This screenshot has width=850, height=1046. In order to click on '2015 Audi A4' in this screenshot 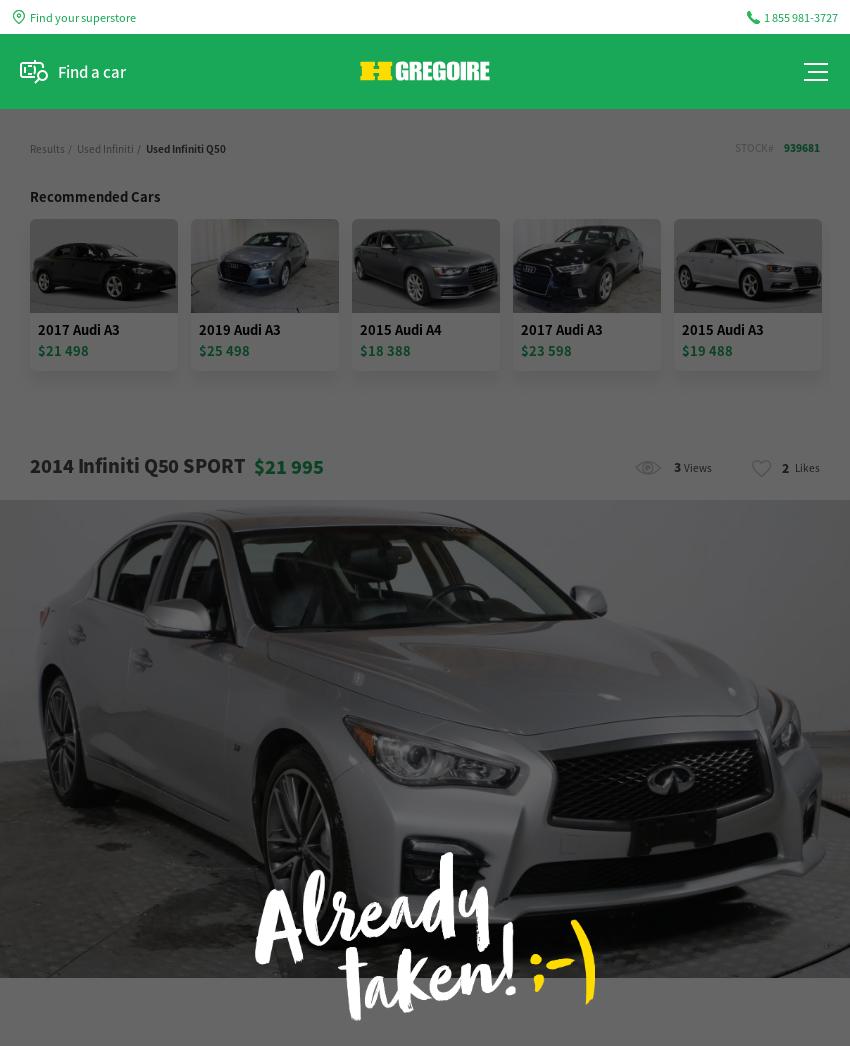, I will do `click(401, 328)`.